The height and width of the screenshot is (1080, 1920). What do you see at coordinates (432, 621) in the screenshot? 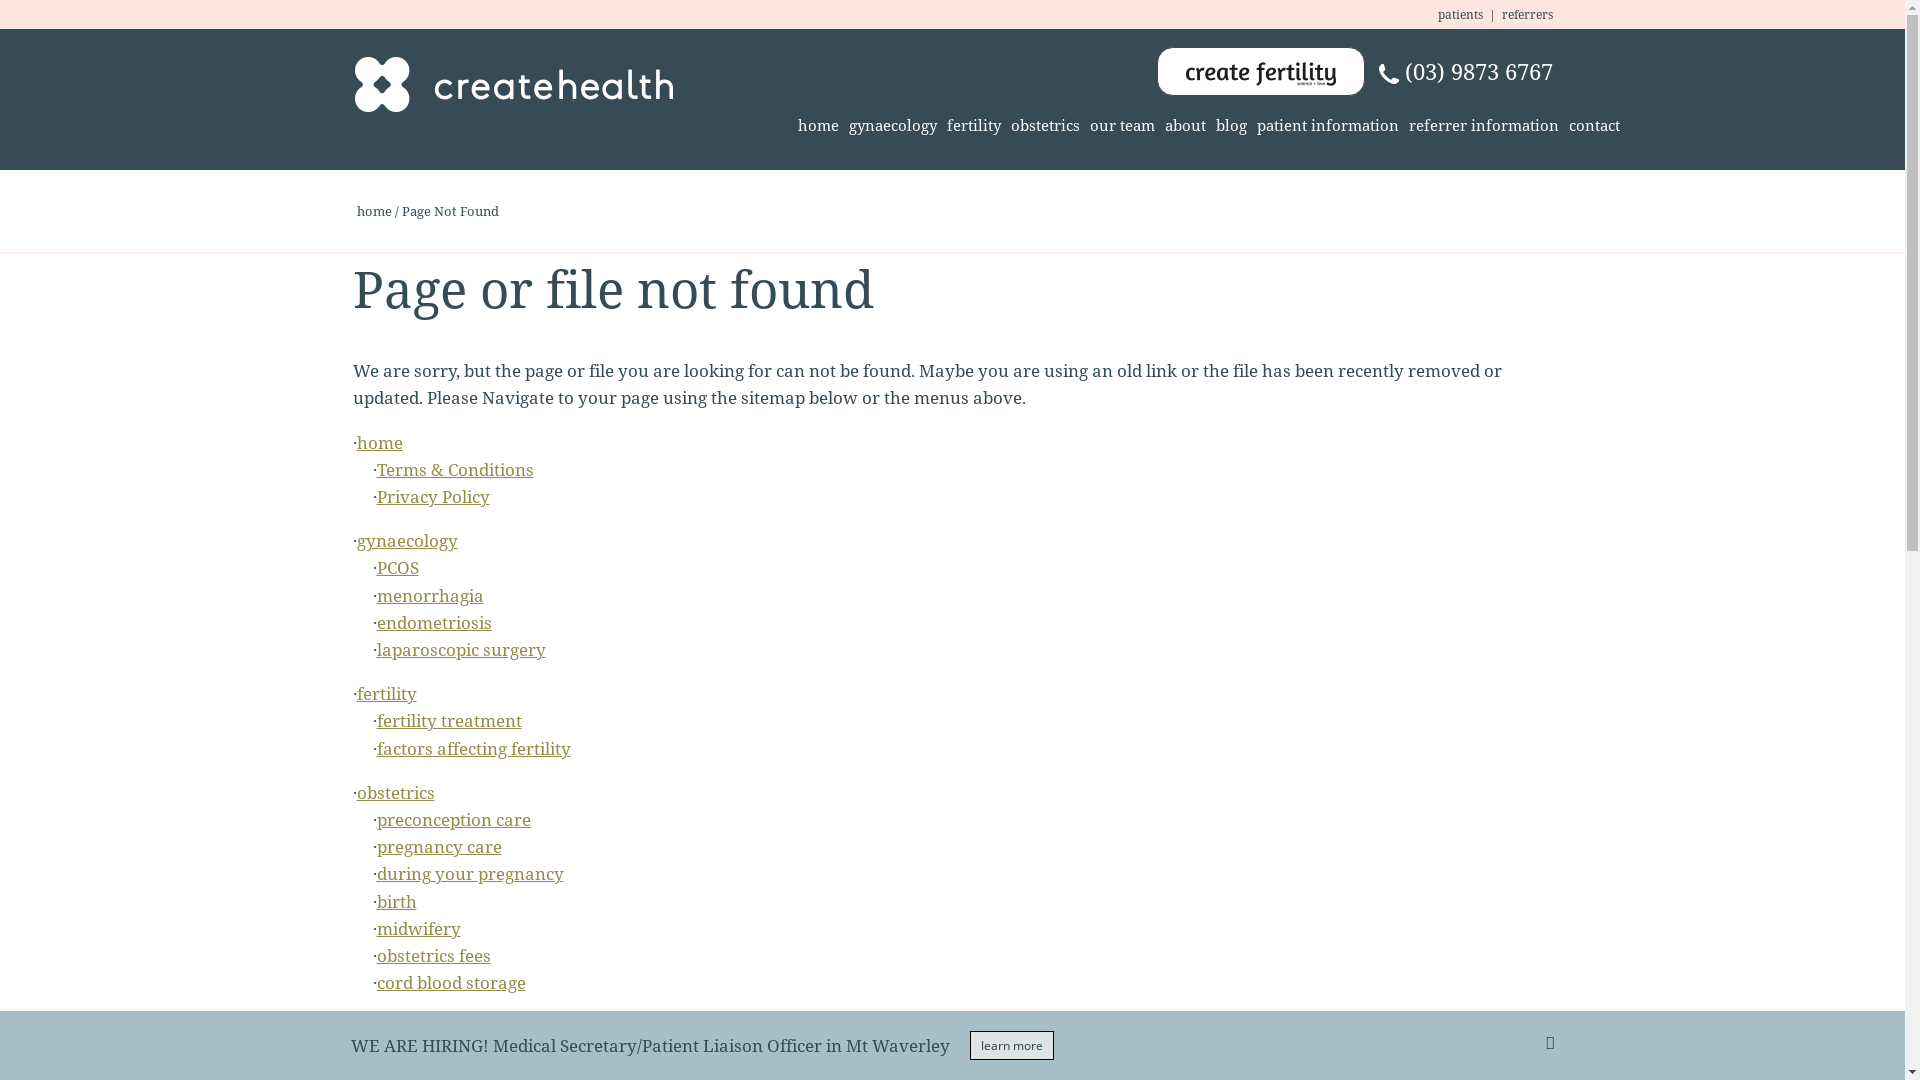
I see `'endometriosis'` at bounding box center [432, 621].